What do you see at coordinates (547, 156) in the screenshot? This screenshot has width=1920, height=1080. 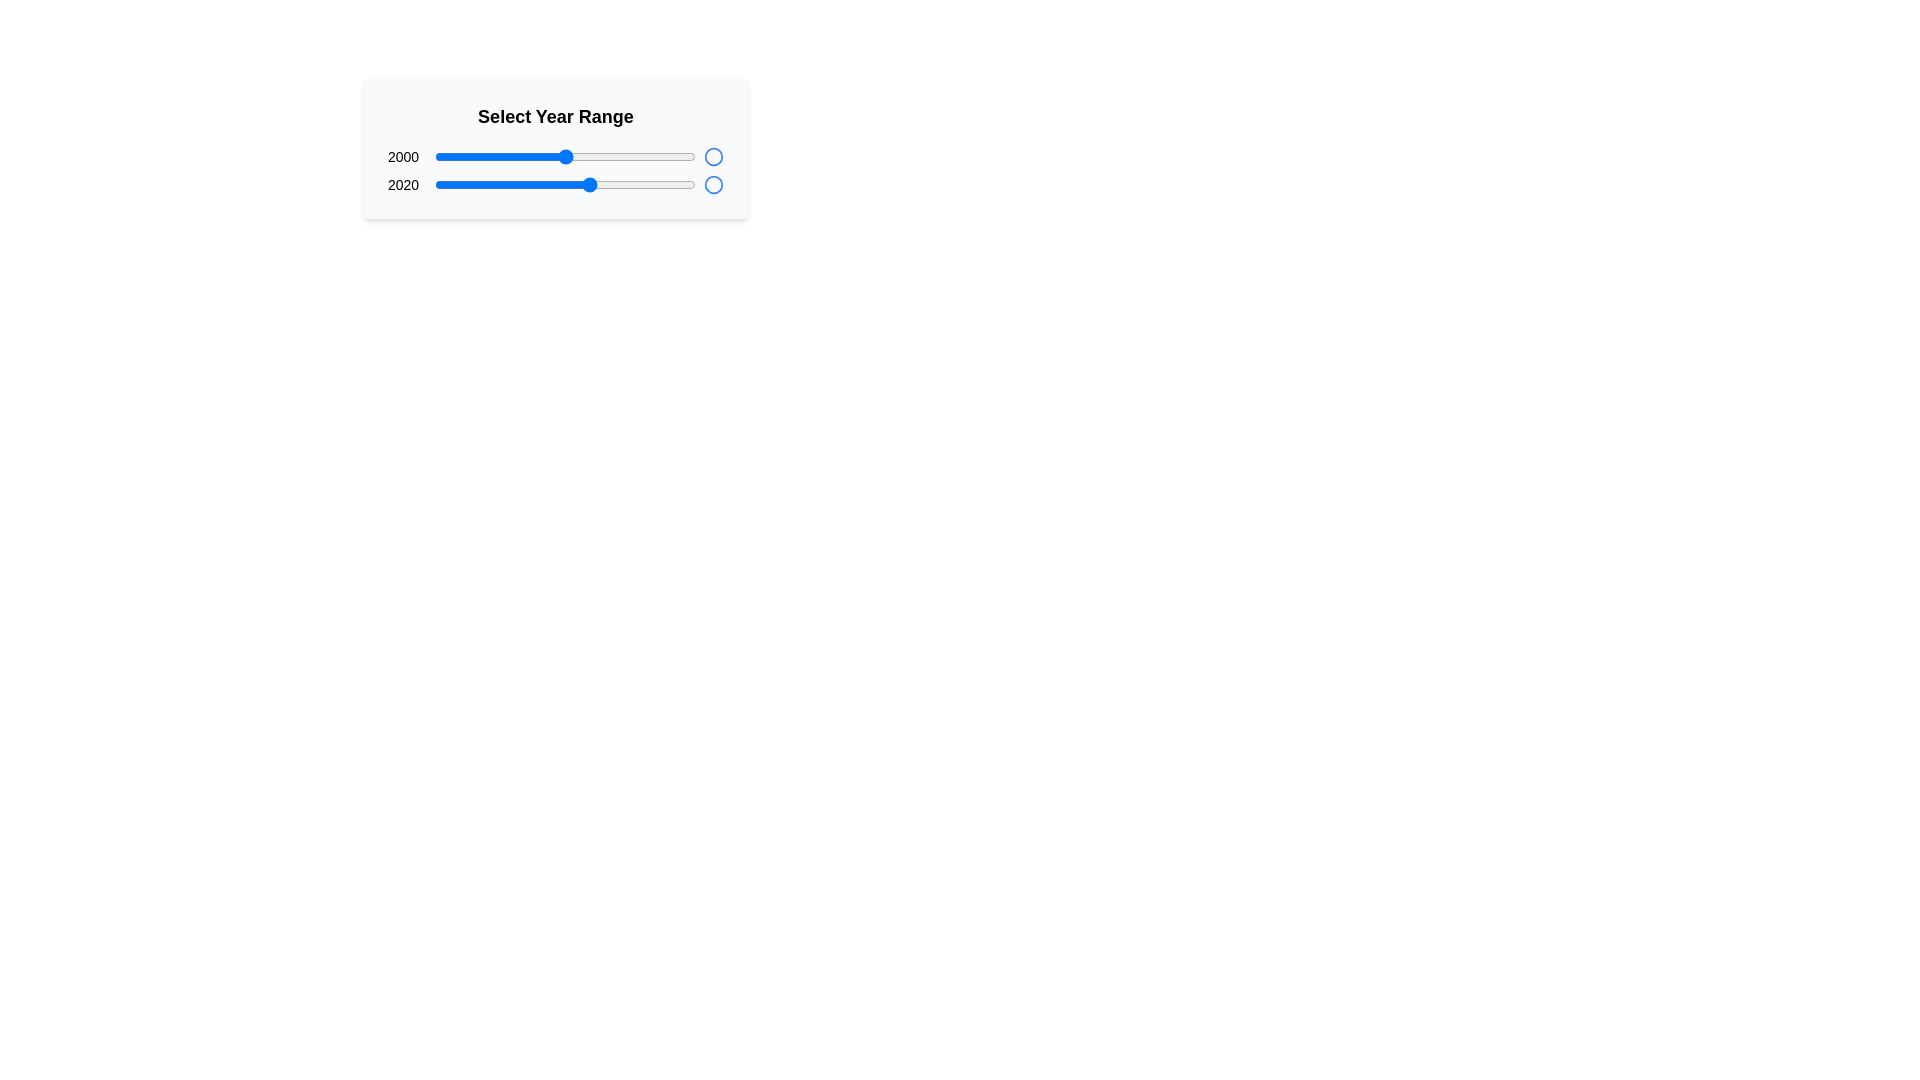 I see `the year` at bounding box center [547, 156].